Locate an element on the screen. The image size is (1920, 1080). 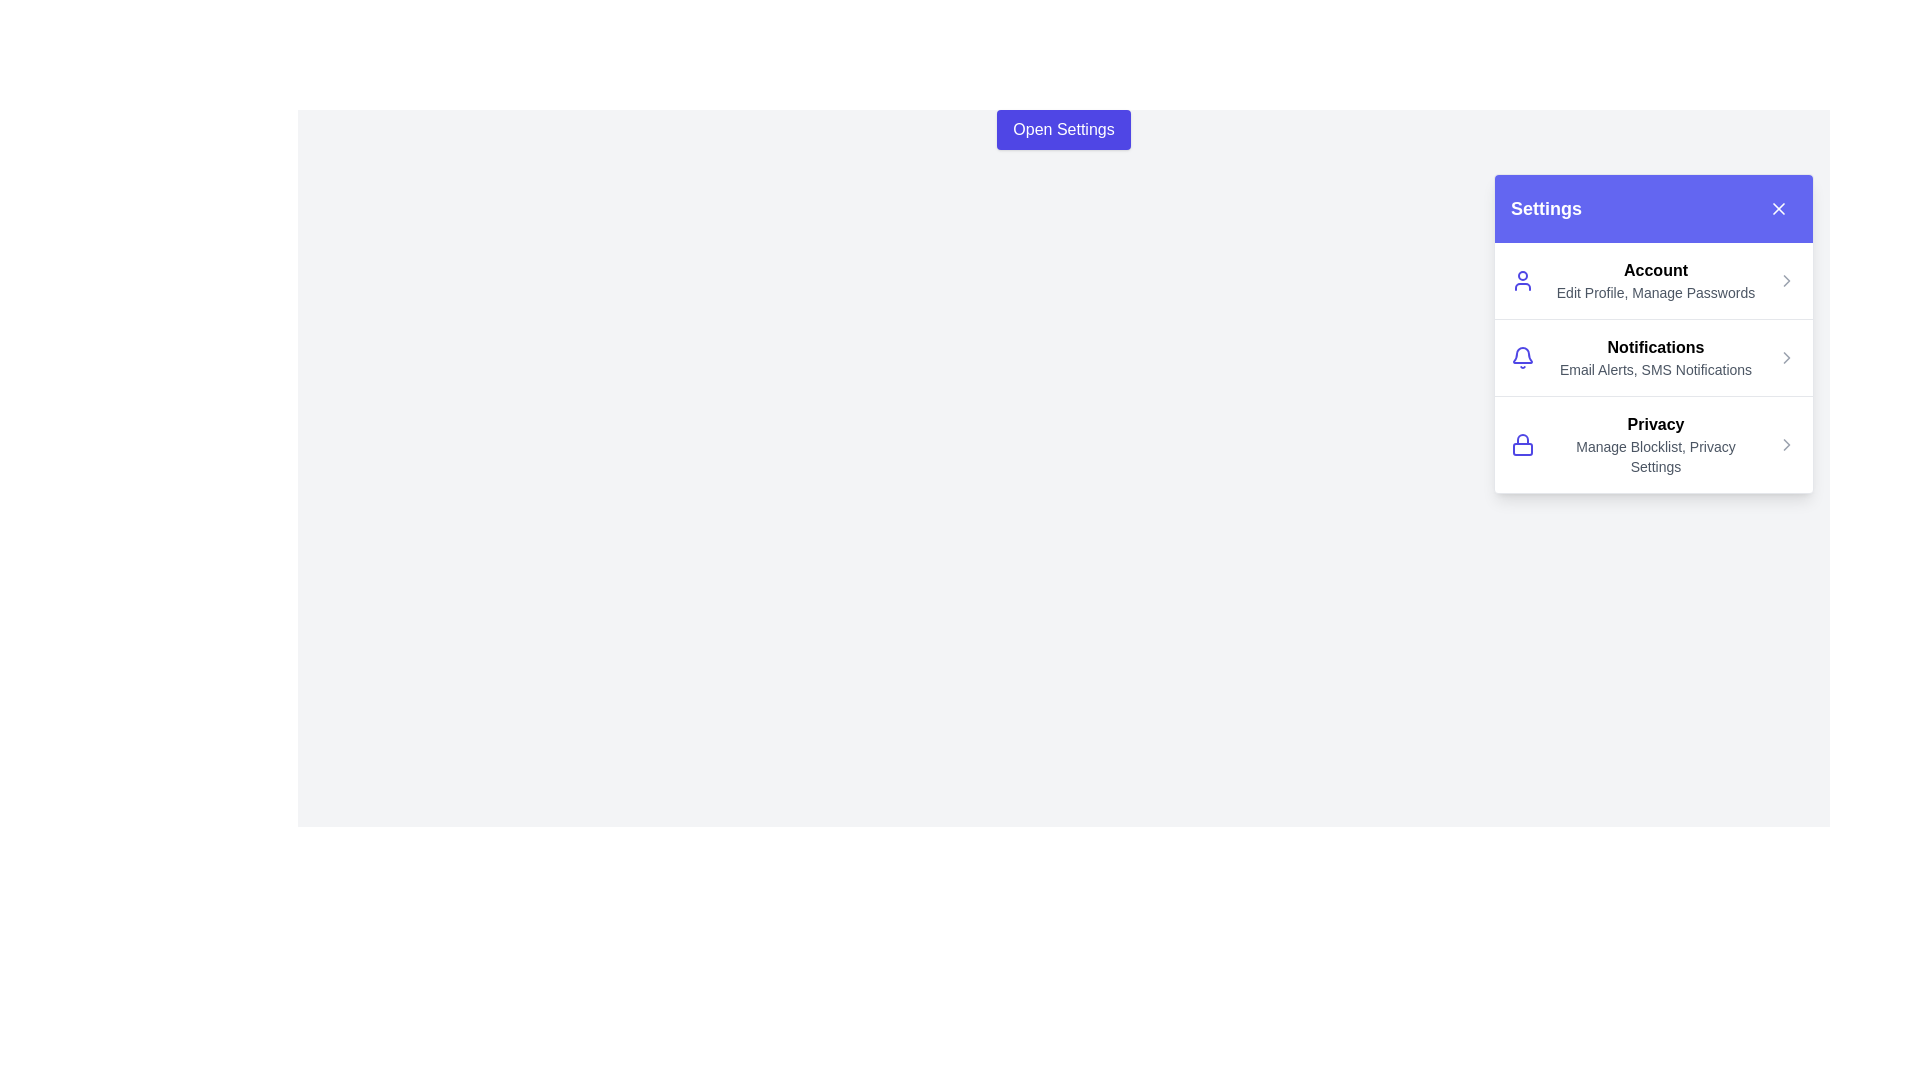
the 'Privacy' icon in the settings panel is located at coordinates (1786, 443).